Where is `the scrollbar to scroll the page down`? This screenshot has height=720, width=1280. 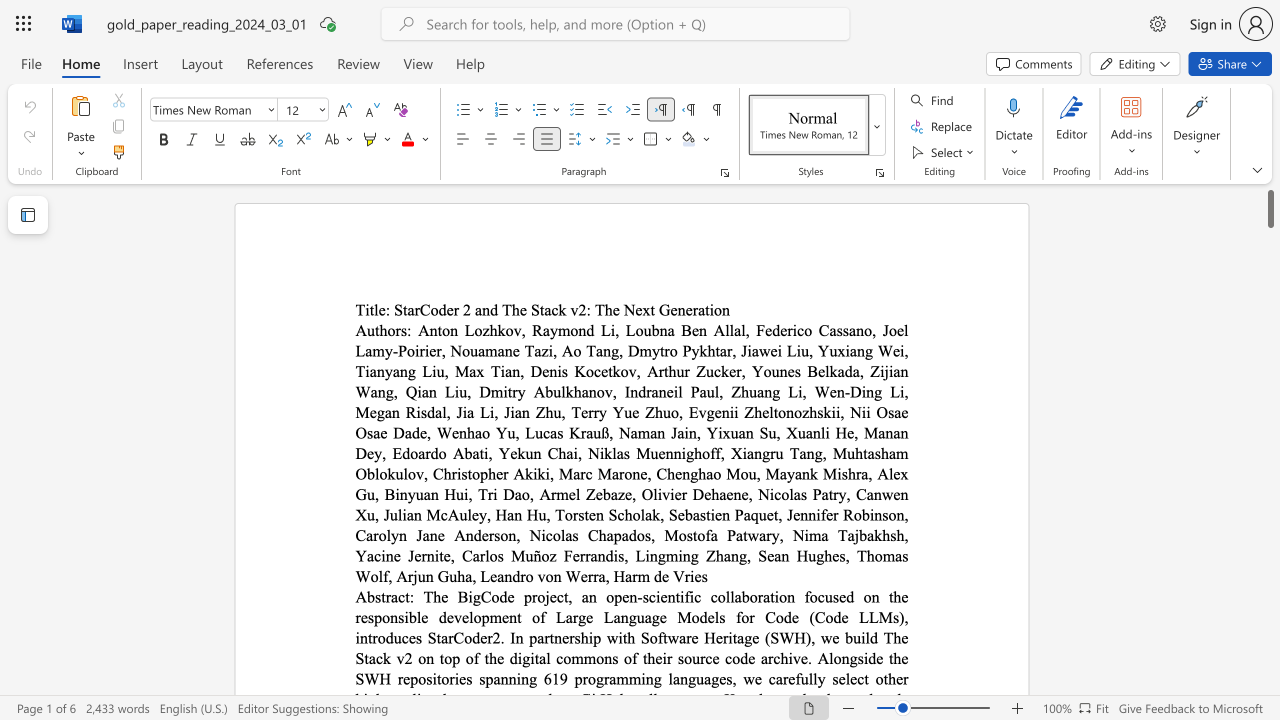 the scrollbar to scroll the page down is located at coordinates (1269, 650).